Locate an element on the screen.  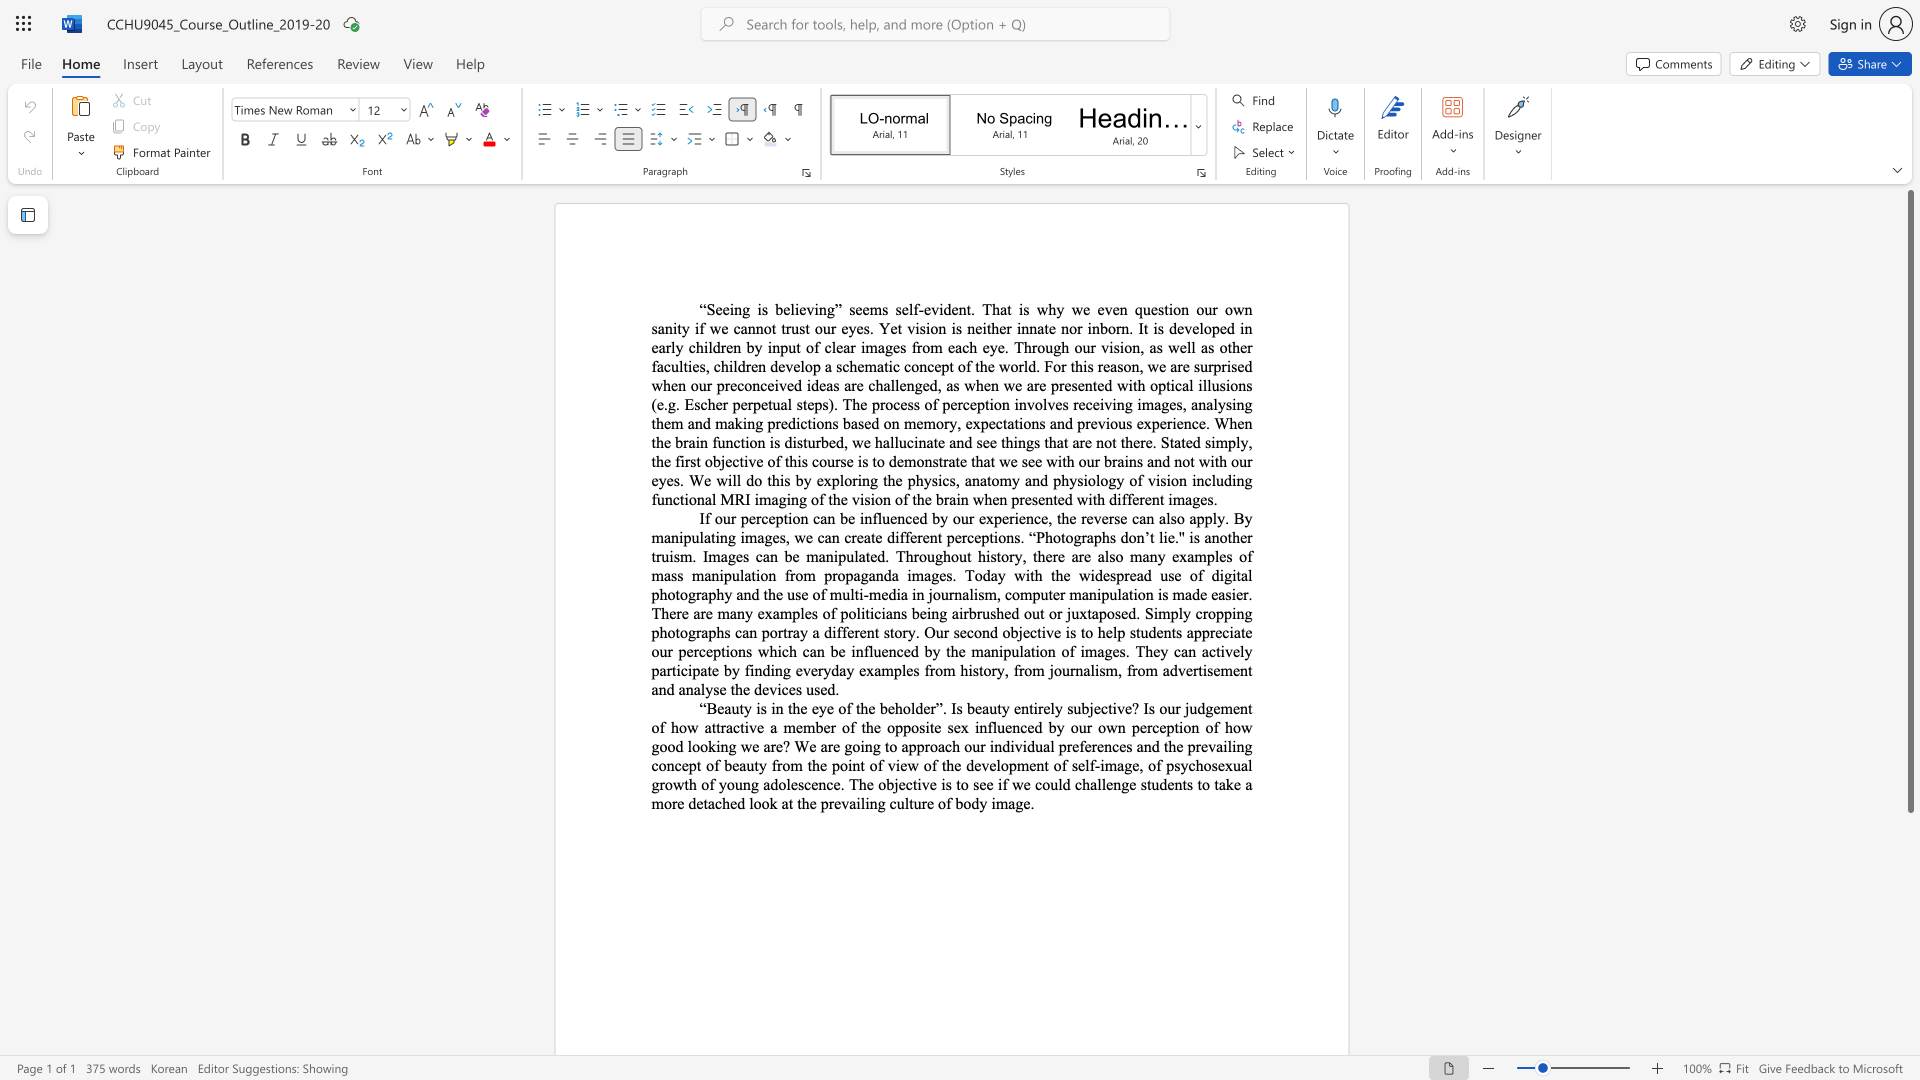
the scrollbar to scroll downward is located at coordinates (1909, 869).